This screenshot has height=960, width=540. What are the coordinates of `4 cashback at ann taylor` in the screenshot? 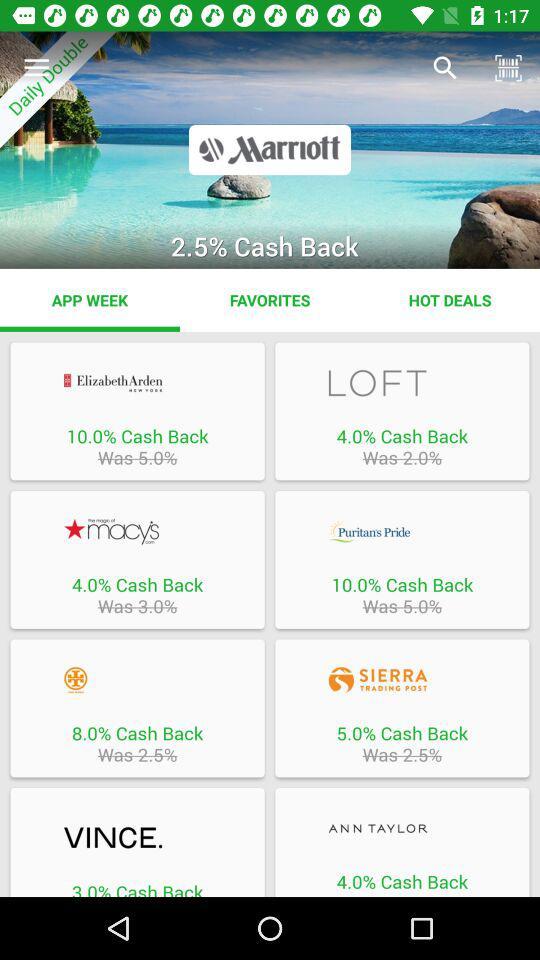 It's located at (402, 828).